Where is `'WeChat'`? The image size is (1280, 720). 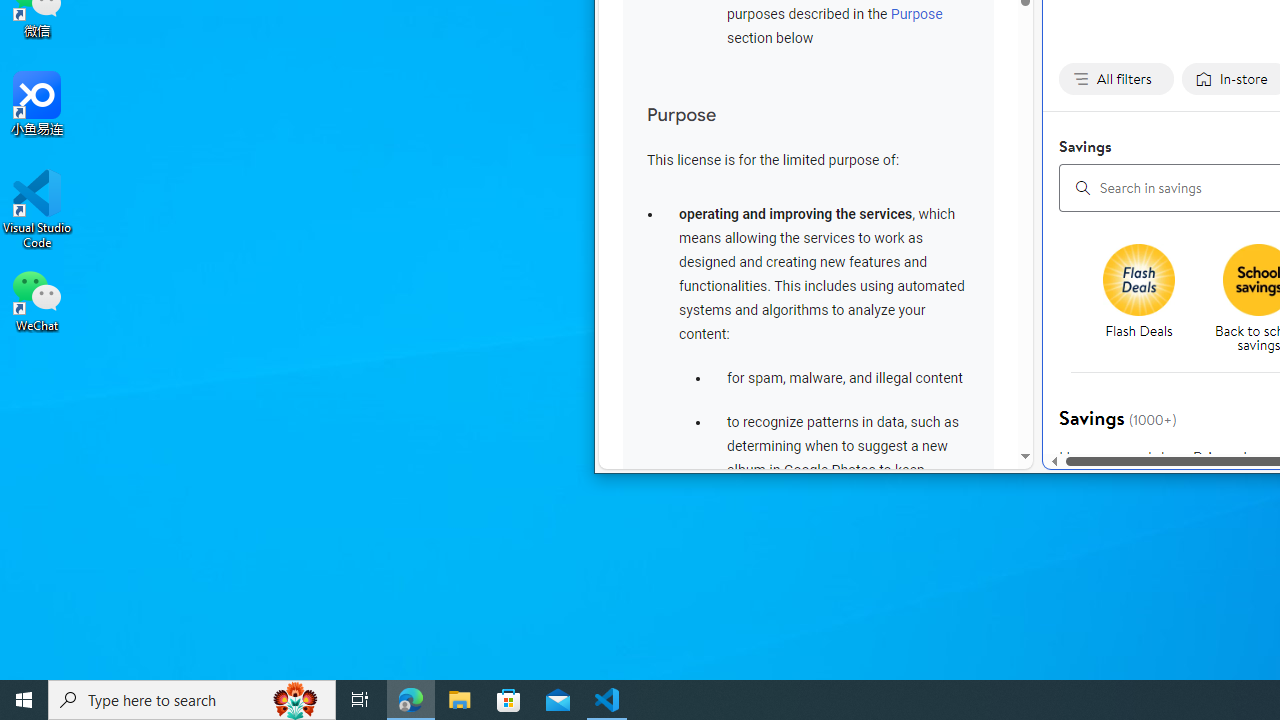 'WeChat' is located at coordinates (37, 299).